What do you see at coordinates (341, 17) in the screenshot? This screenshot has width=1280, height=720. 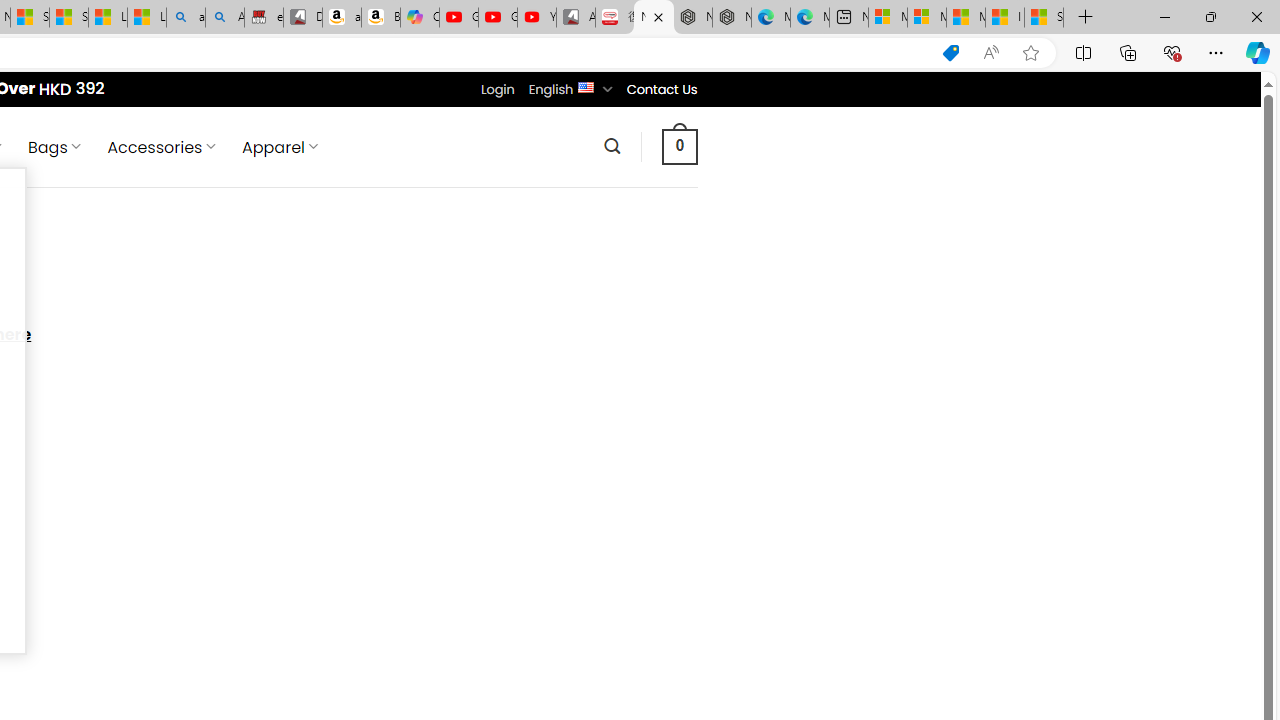 I see `'amazon.in/dp/B0CX59H5W7/?tag=gsmcom05-21'` at bounding box center [341, 17].